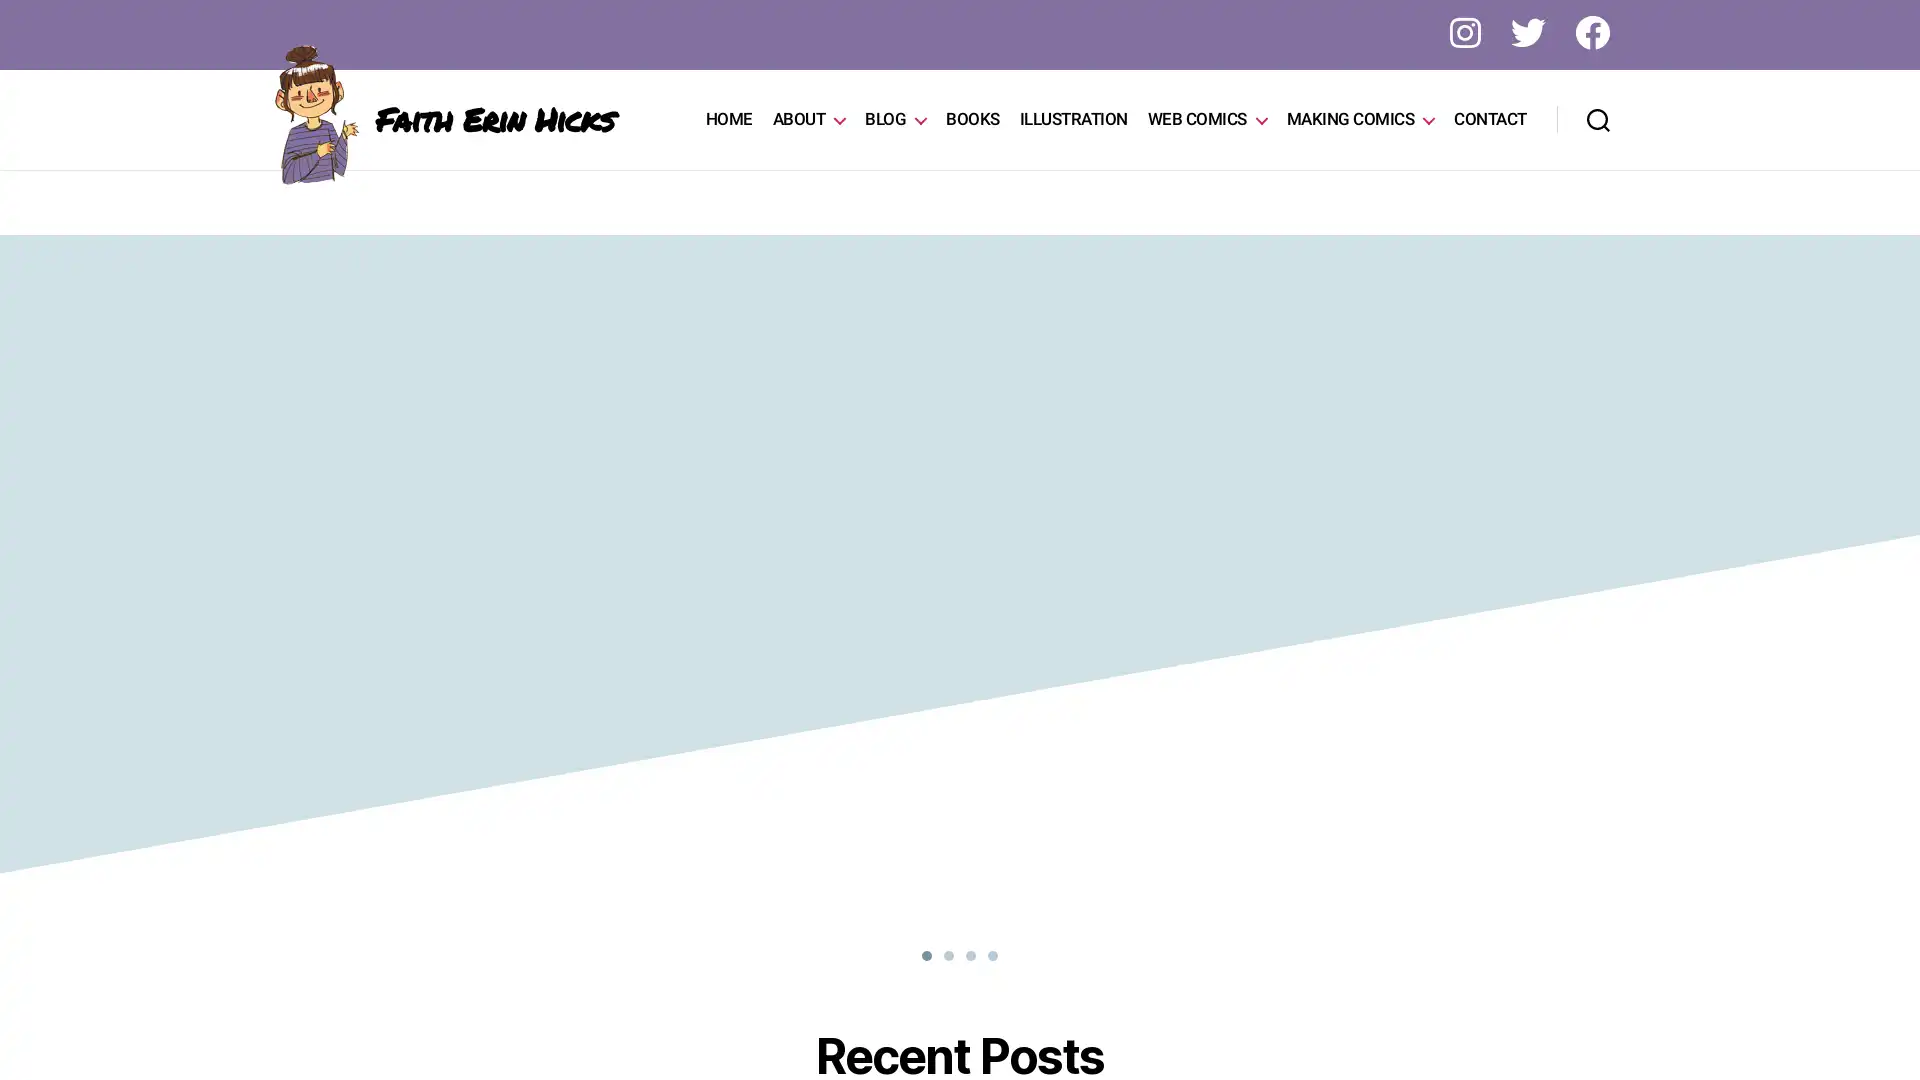 This screenshot has height=1080, width=1920. Describe the element at coordinates (1597, 119) in the screenshot. I see `Search` at that location.